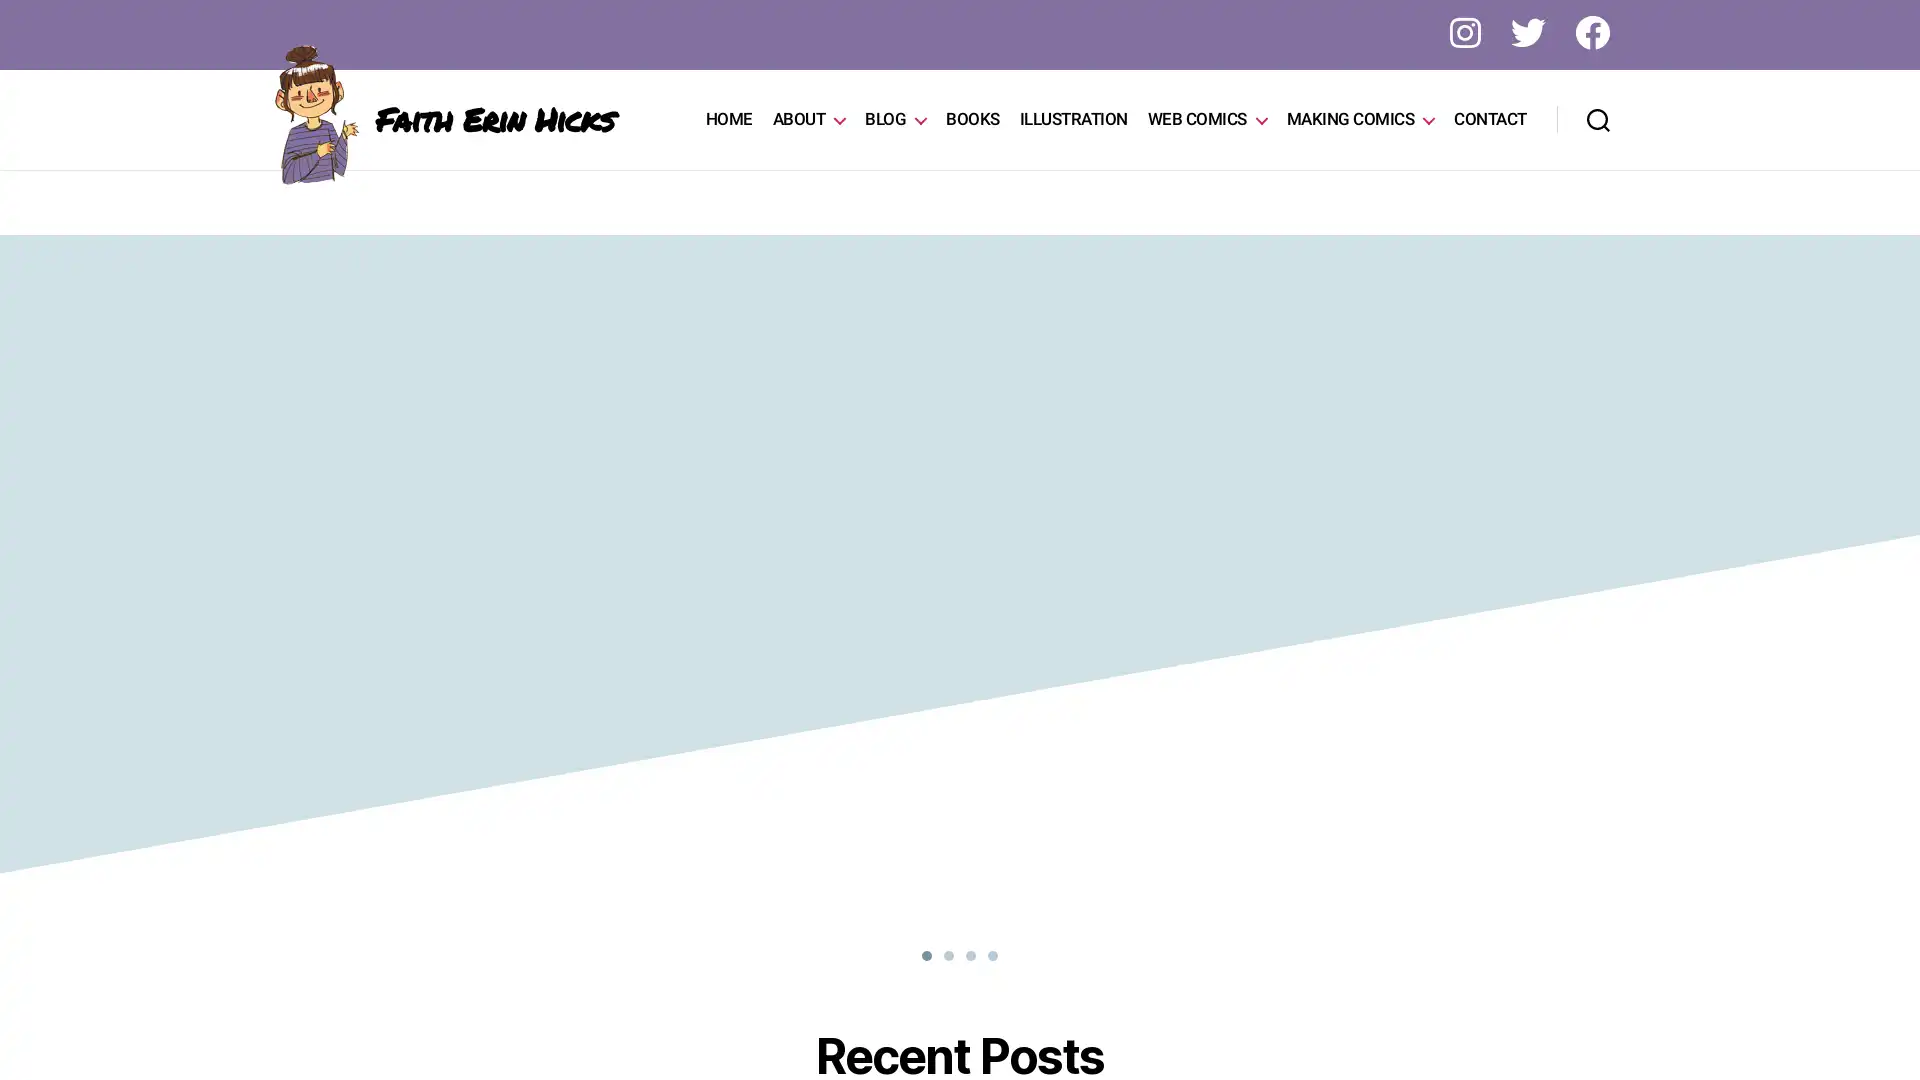 This screenshot has height=1080, width=1920. Describe the element at coordinates (1597, 119) in the screenshot. I see `Search` at that location.